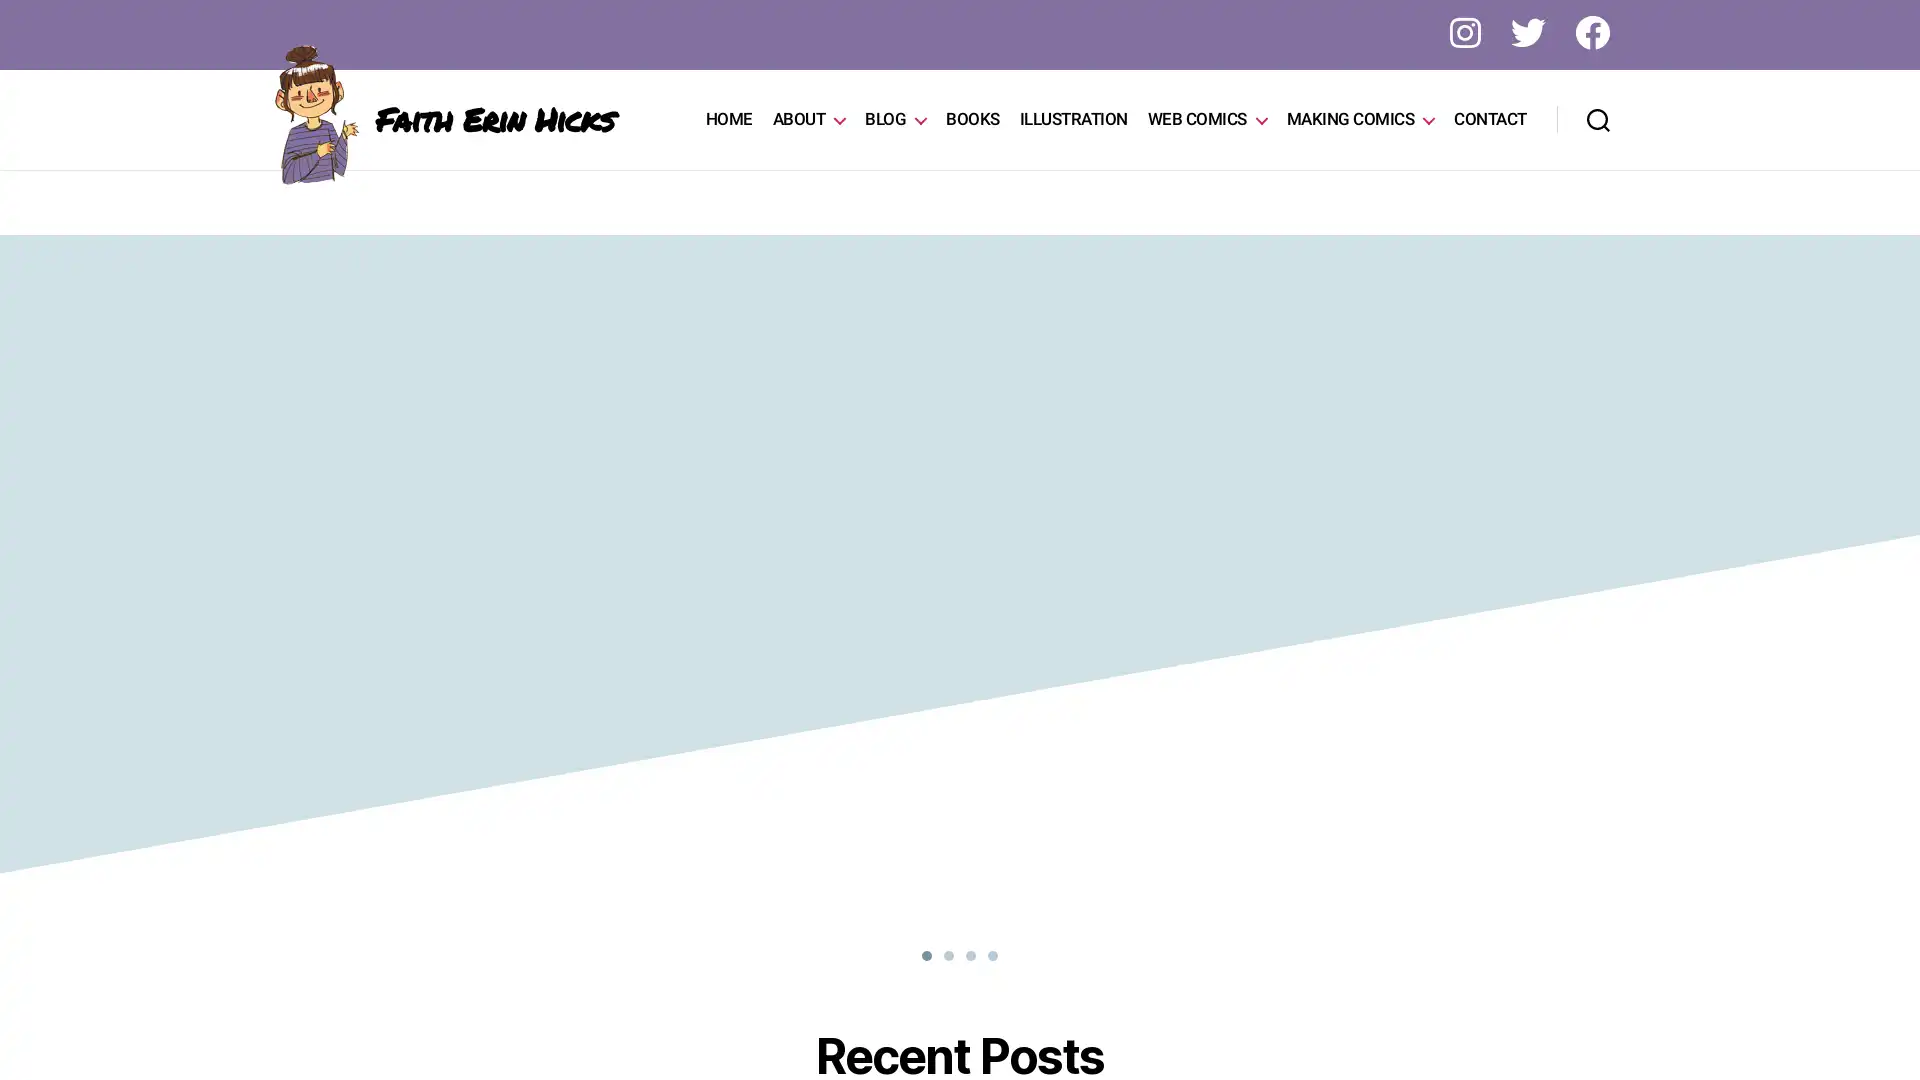 This screenshot has height=1080, width=1920. Describe the element at coordinates (1597, 119) in the screenshot. I see `Search` at that location.